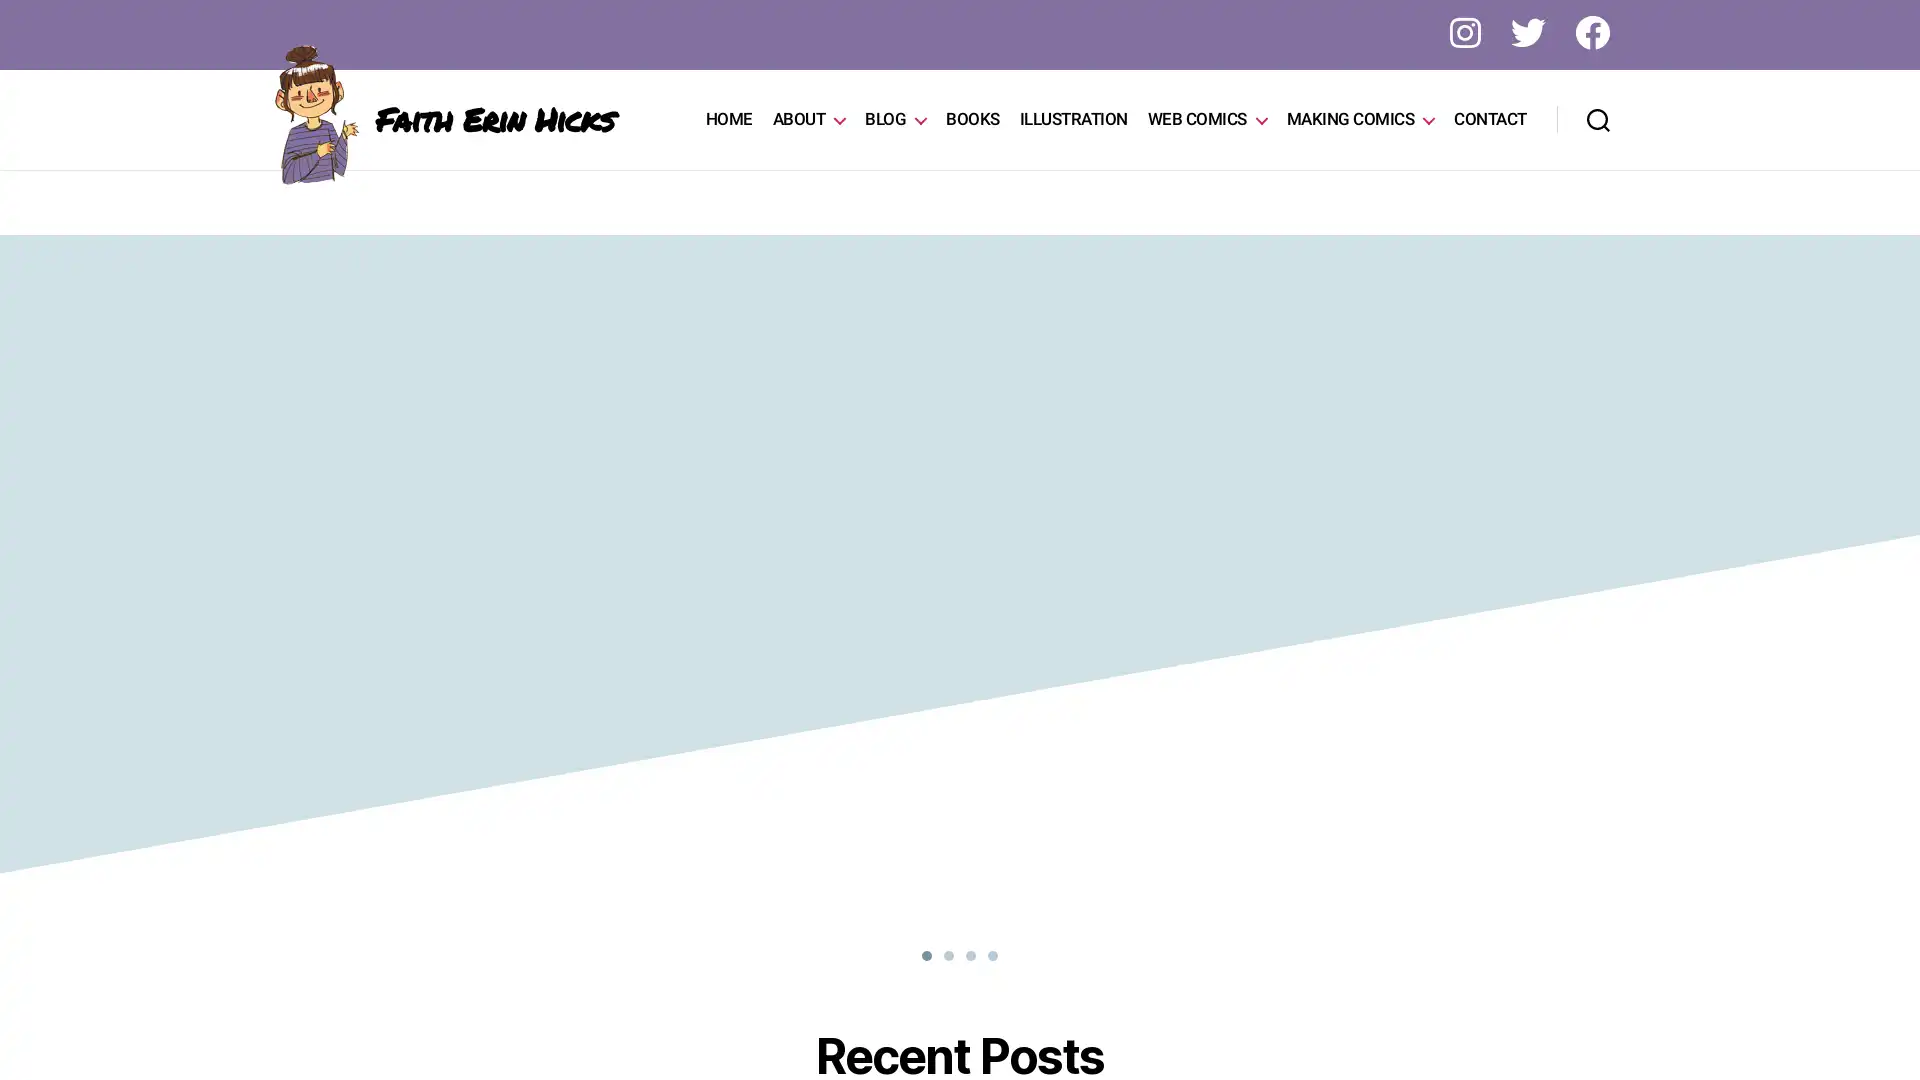 This screenshot has height=1080, width=1920. Describe the element at coordinates (1597, 119) in the screenshot. I see `Search` at that location.